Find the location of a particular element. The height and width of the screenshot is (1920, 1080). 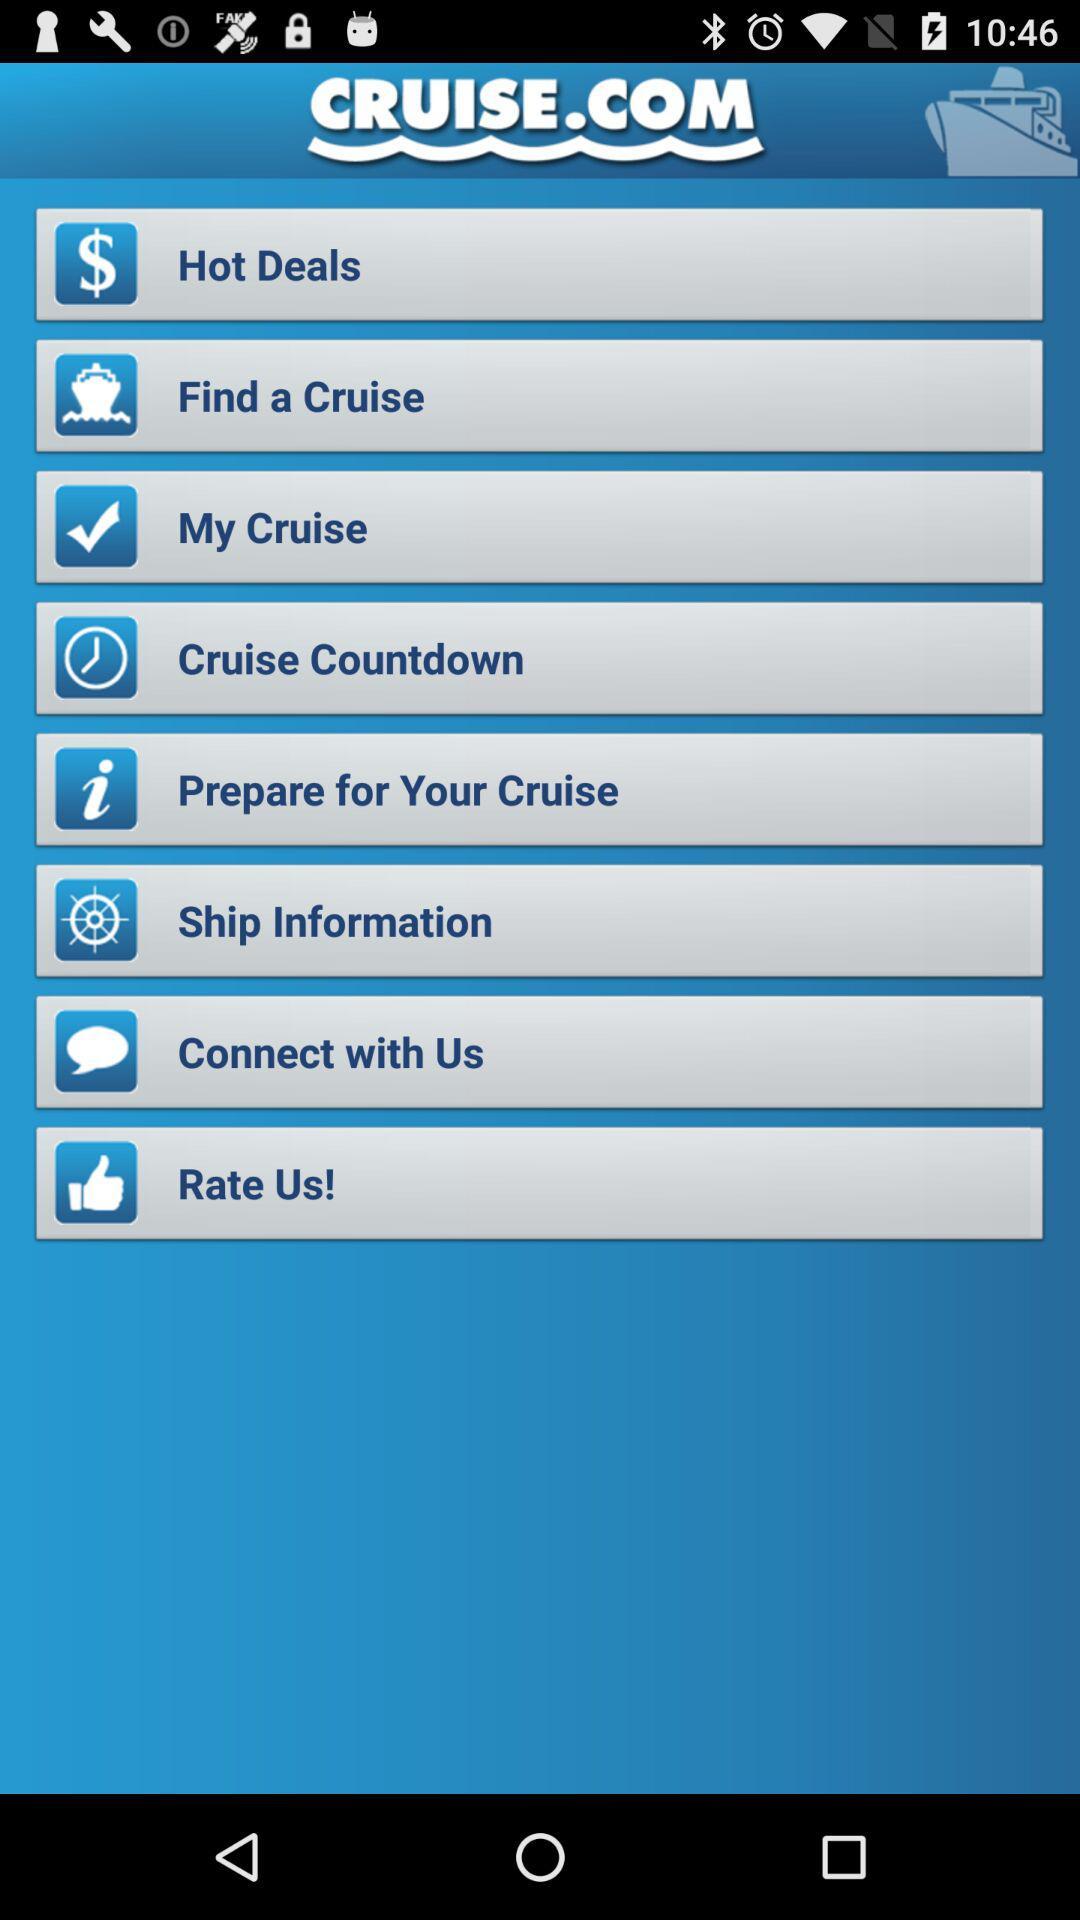

my cruise is located at coordinates (540, 532).